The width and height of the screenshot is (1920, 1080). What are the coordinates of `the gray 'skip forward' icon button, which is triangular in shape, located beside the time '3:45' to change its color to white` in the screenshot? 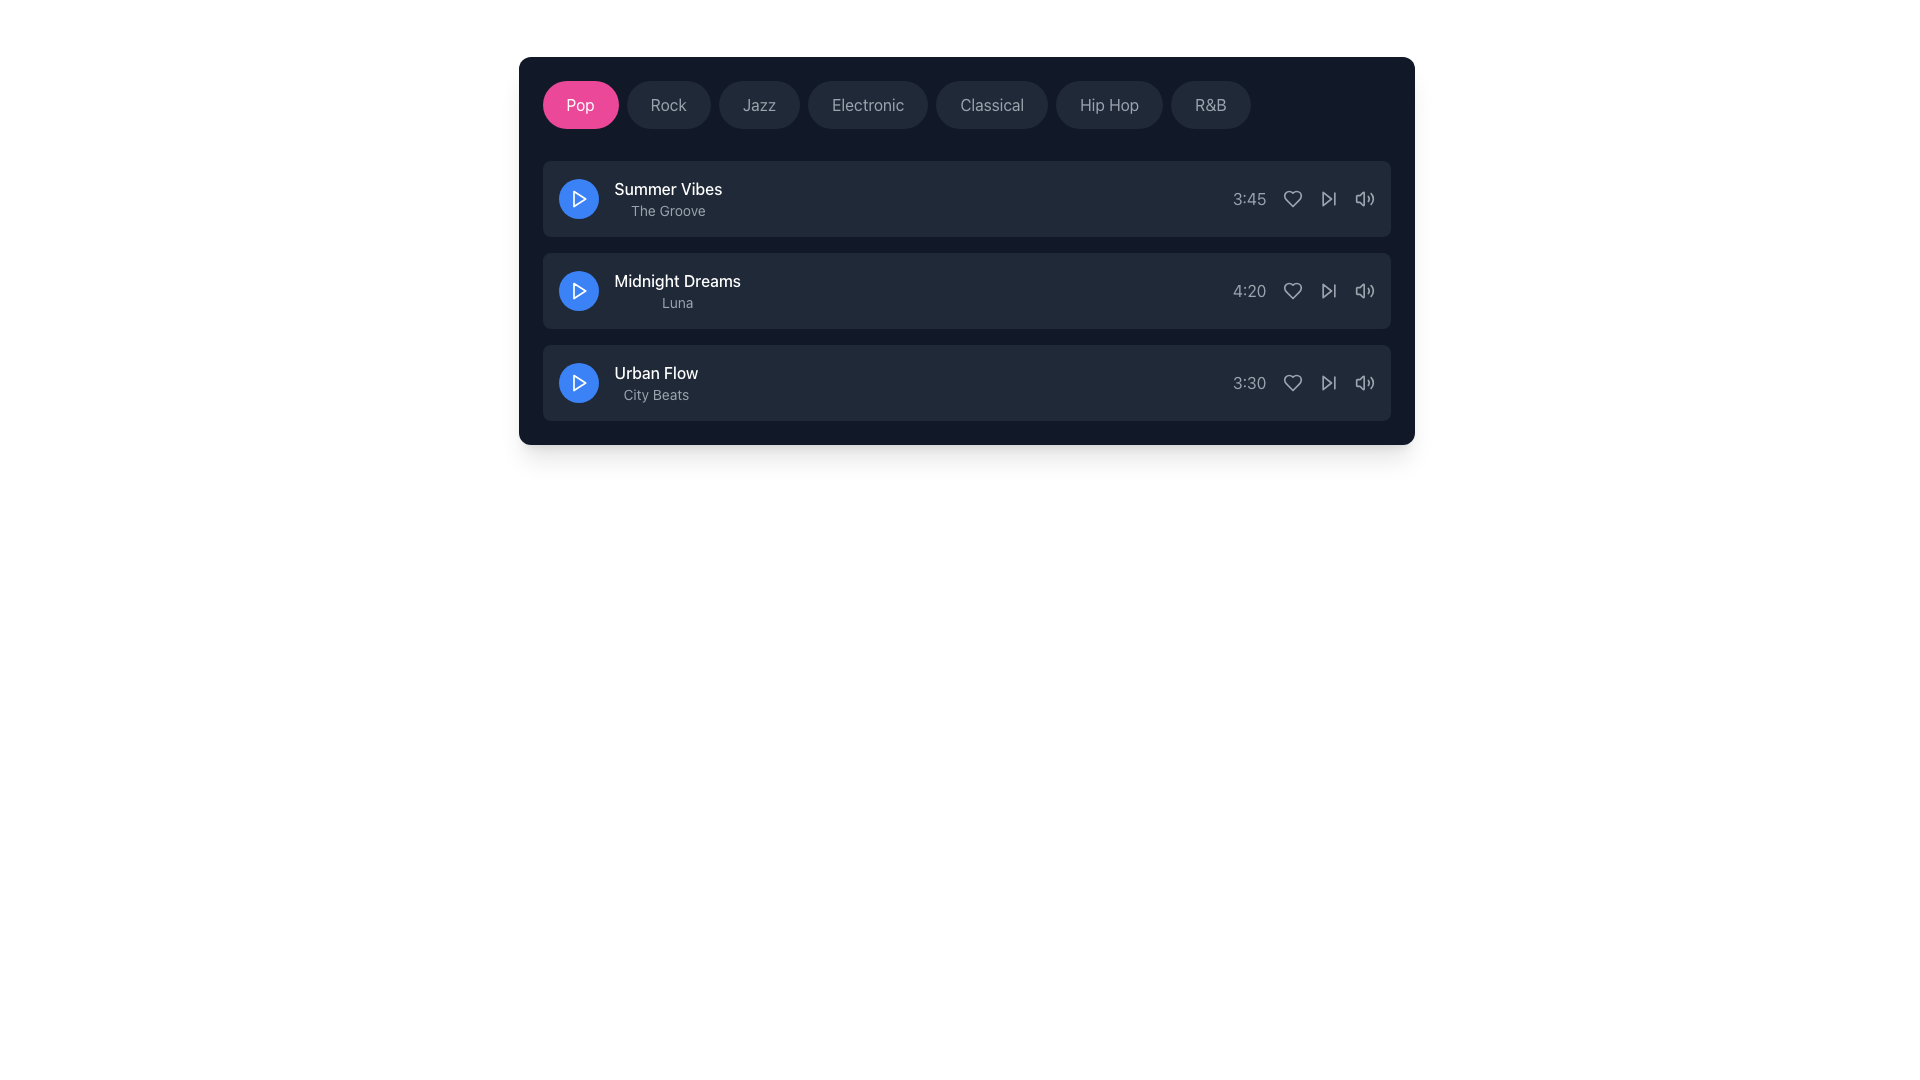 It's located at (1328, 199).